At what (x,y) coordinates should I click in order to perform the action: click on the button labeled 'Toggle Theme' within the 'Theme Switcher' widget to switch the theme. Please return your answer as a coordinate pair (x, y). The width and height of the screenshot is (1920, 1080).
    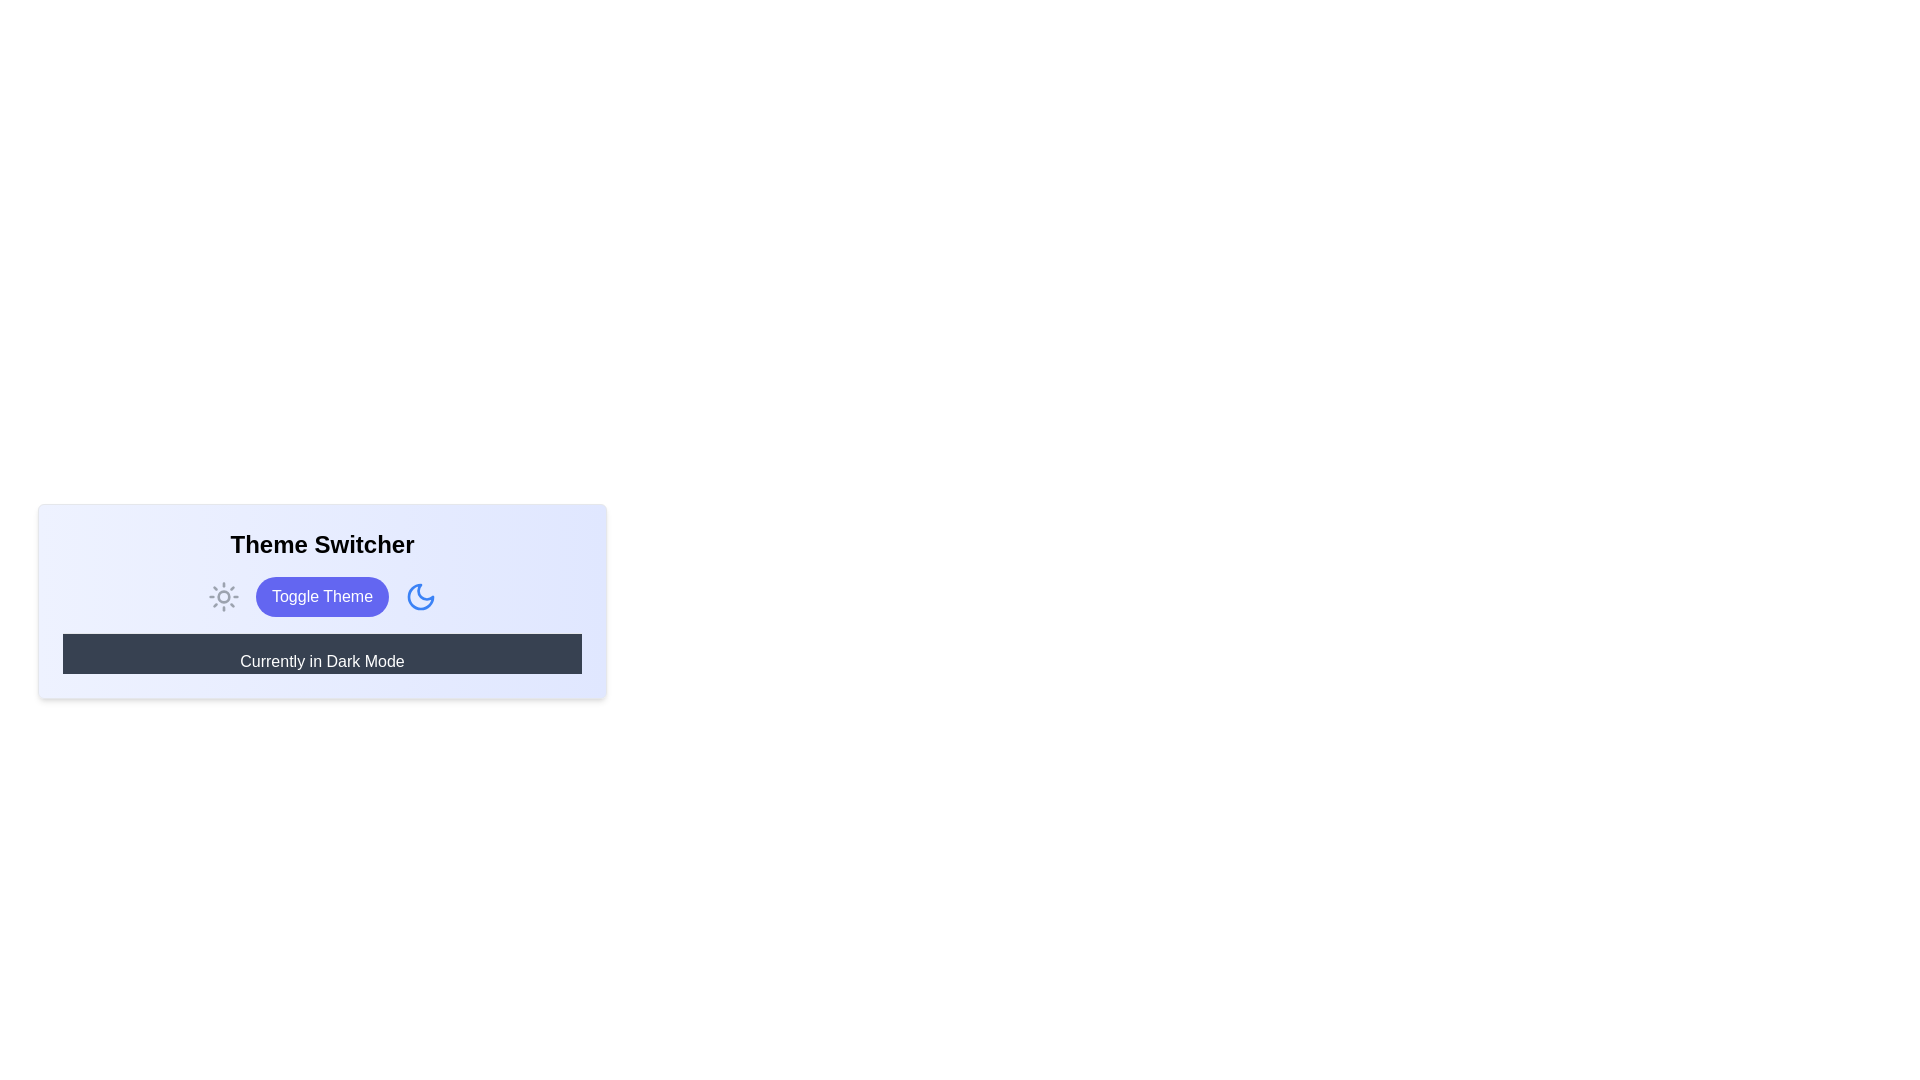
    Looking at the image, I should click on (322, 600).